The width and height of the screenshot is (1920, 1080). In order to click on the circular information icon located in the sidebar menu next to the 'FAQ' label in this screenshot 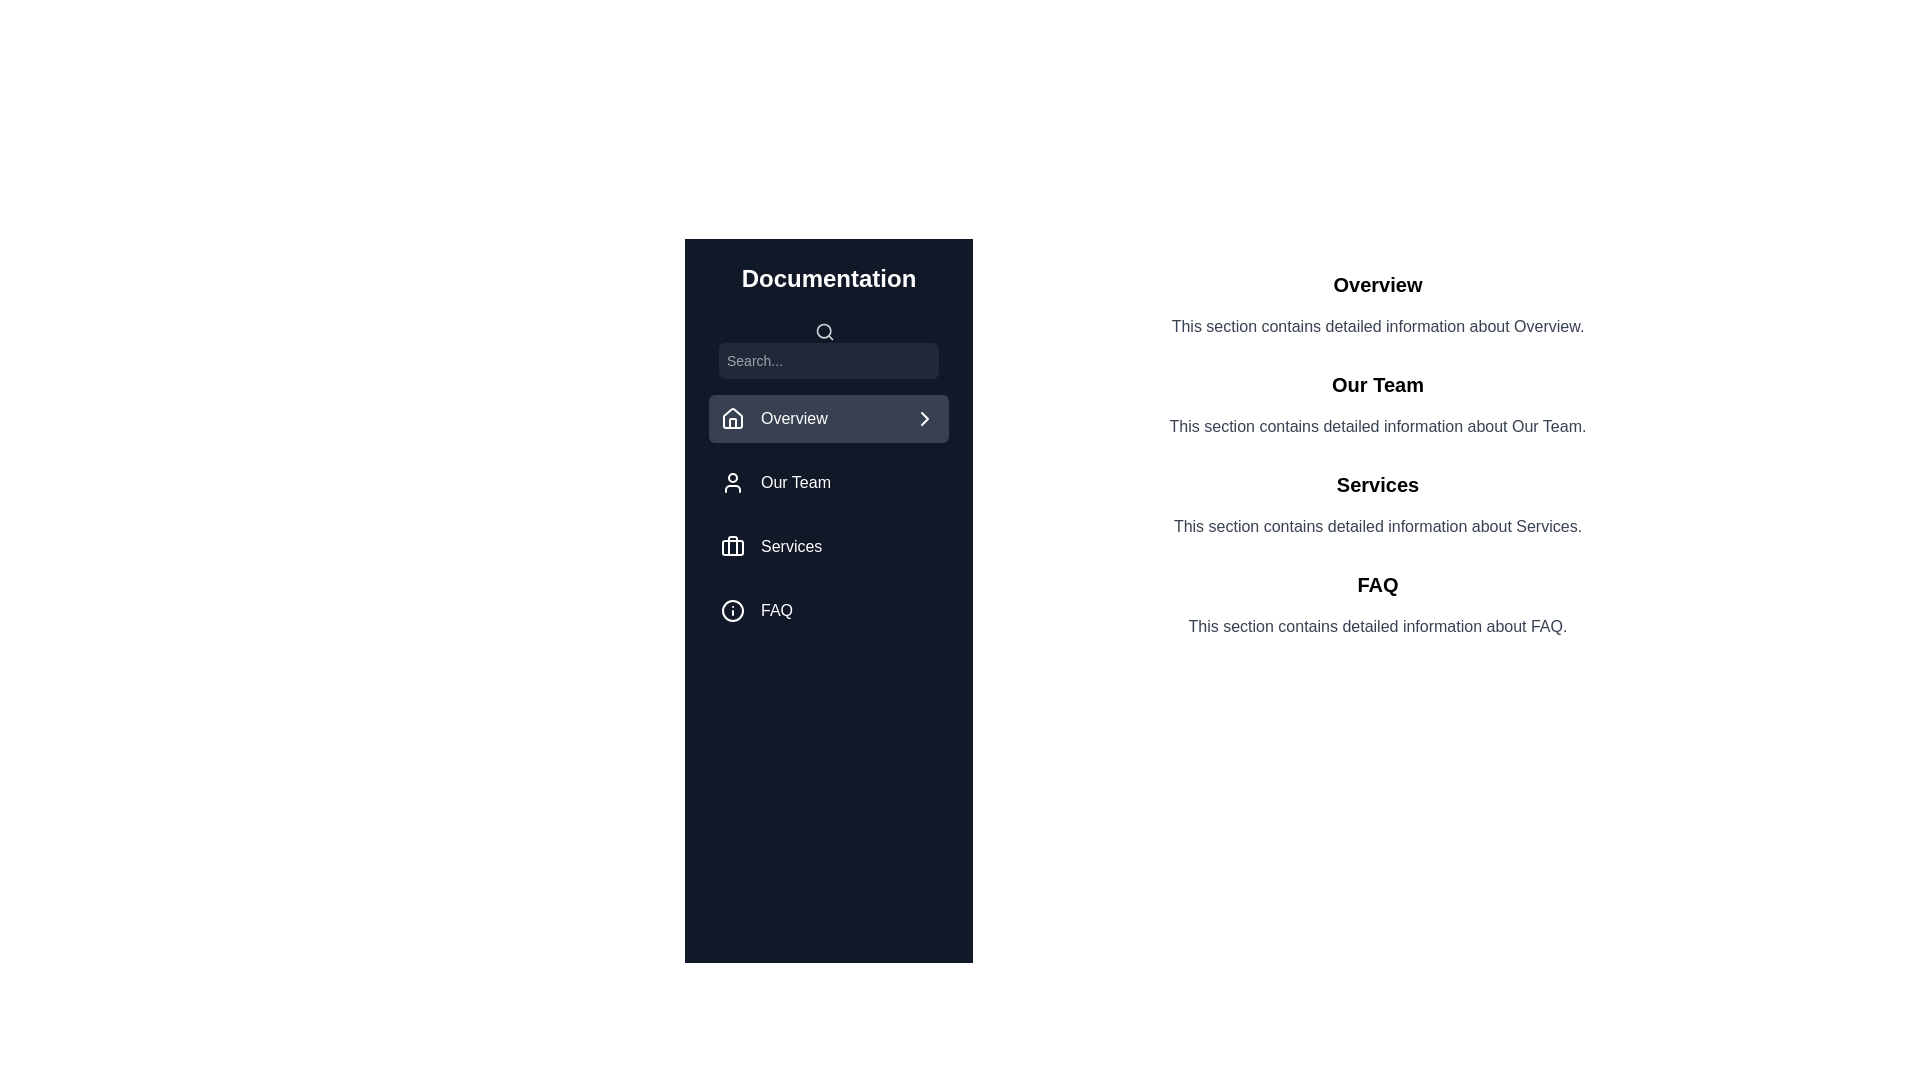, I will do `click(732, 609)`.